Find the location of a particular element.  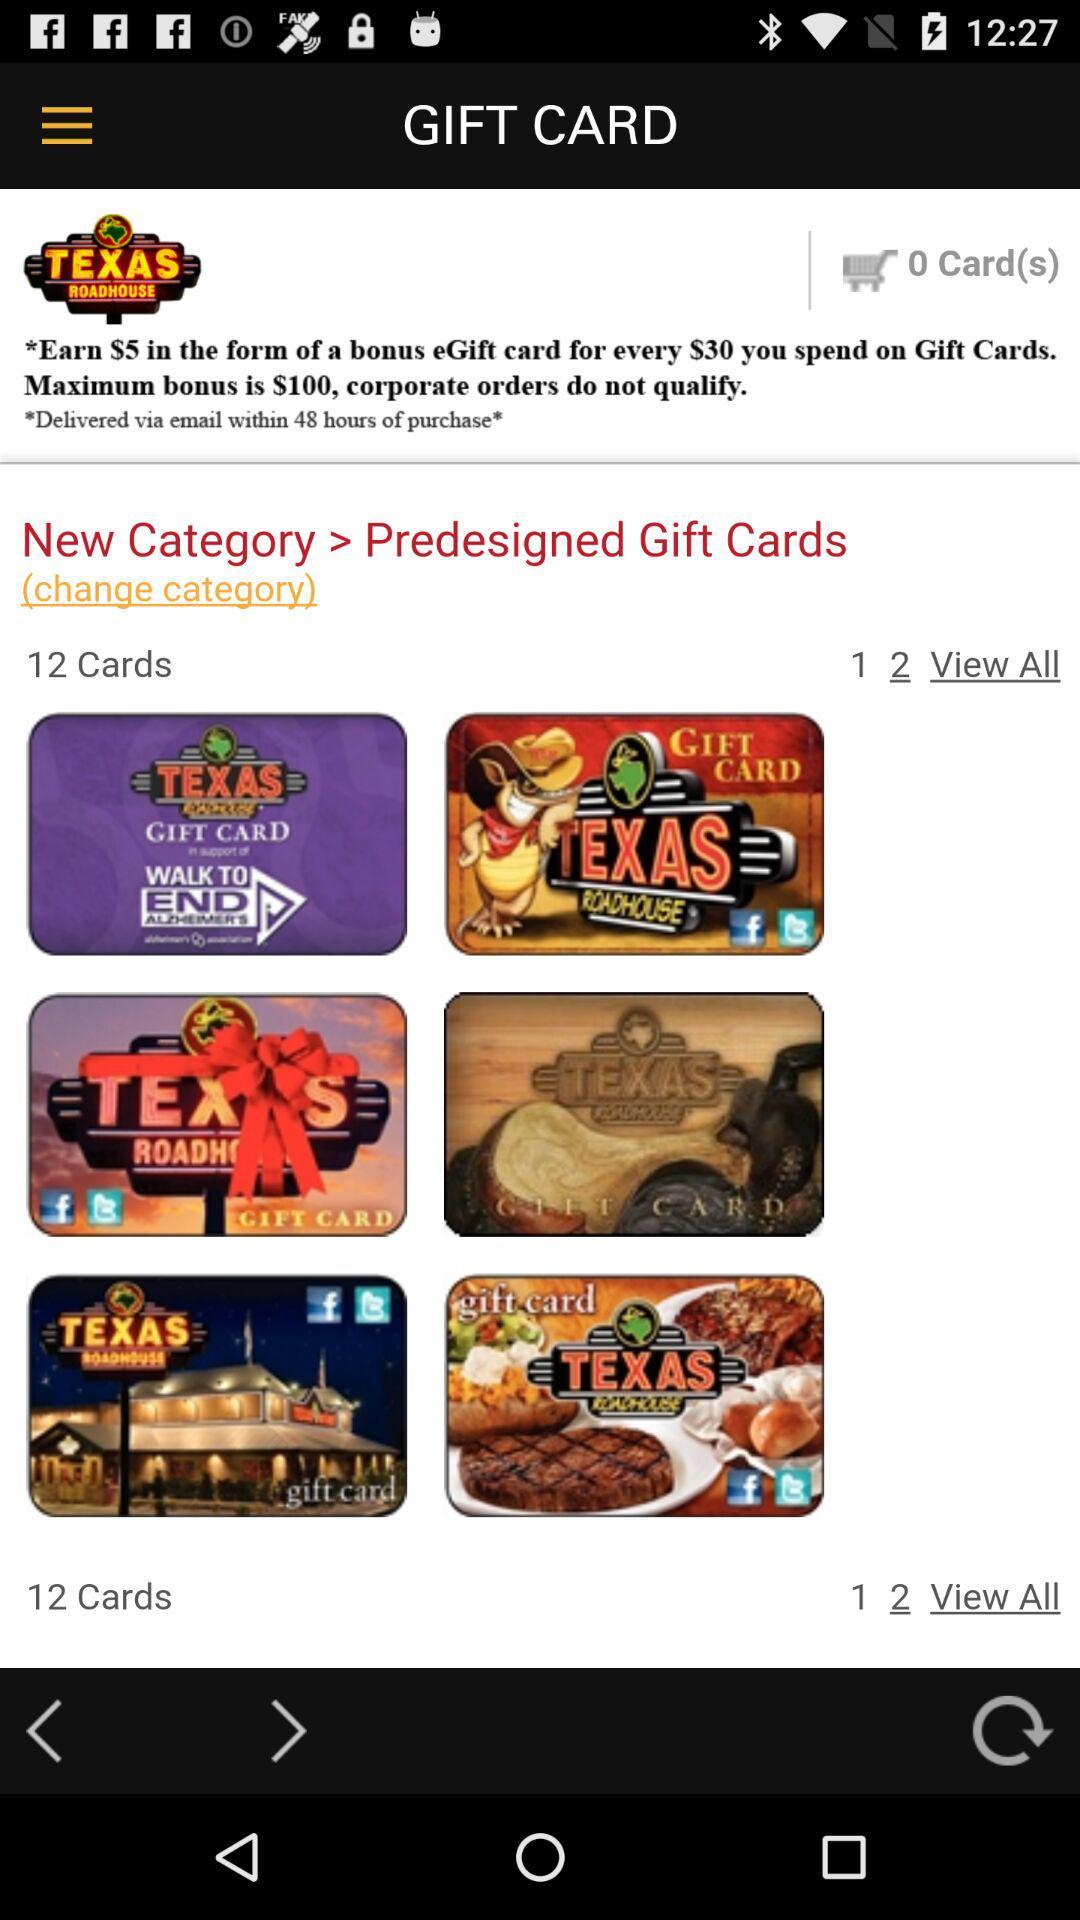

for adivestment is located at coordinates (540, 927).